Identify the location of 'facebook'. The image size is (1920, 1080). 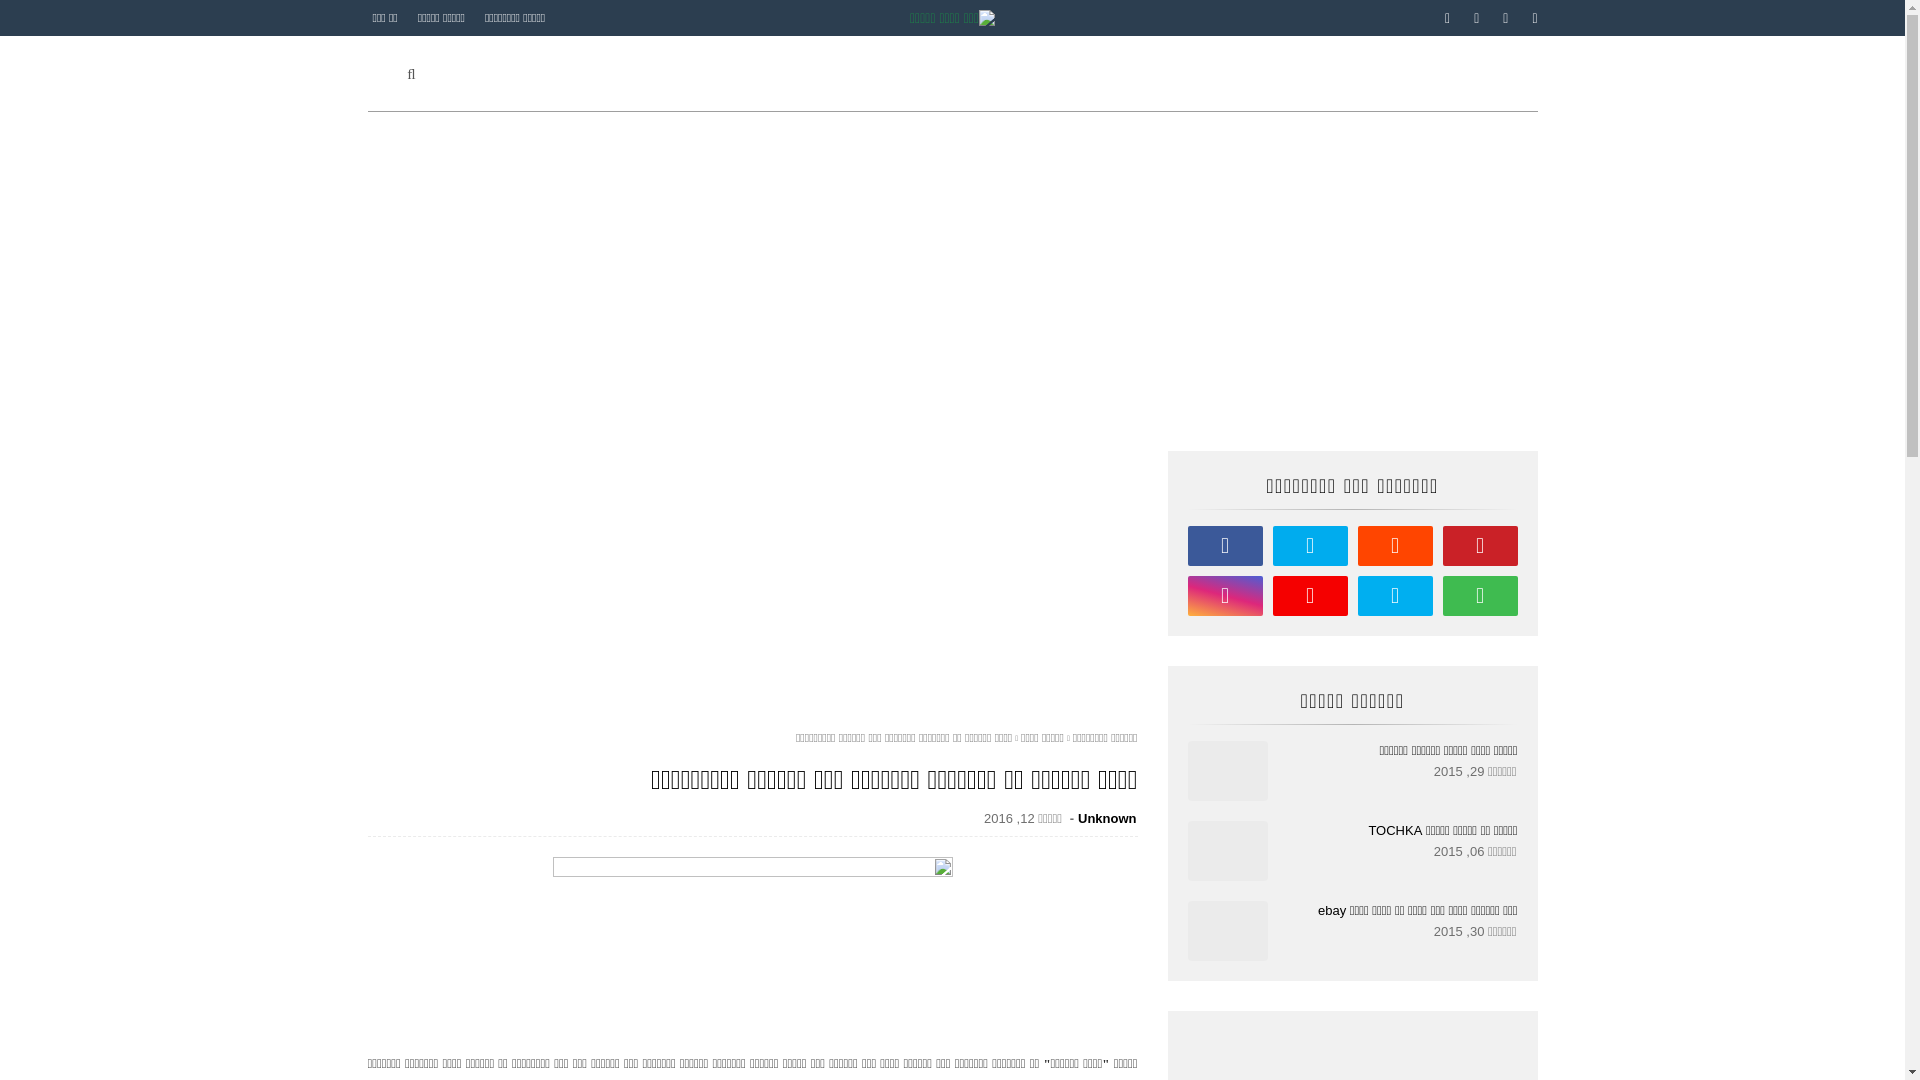
(1224, 546).